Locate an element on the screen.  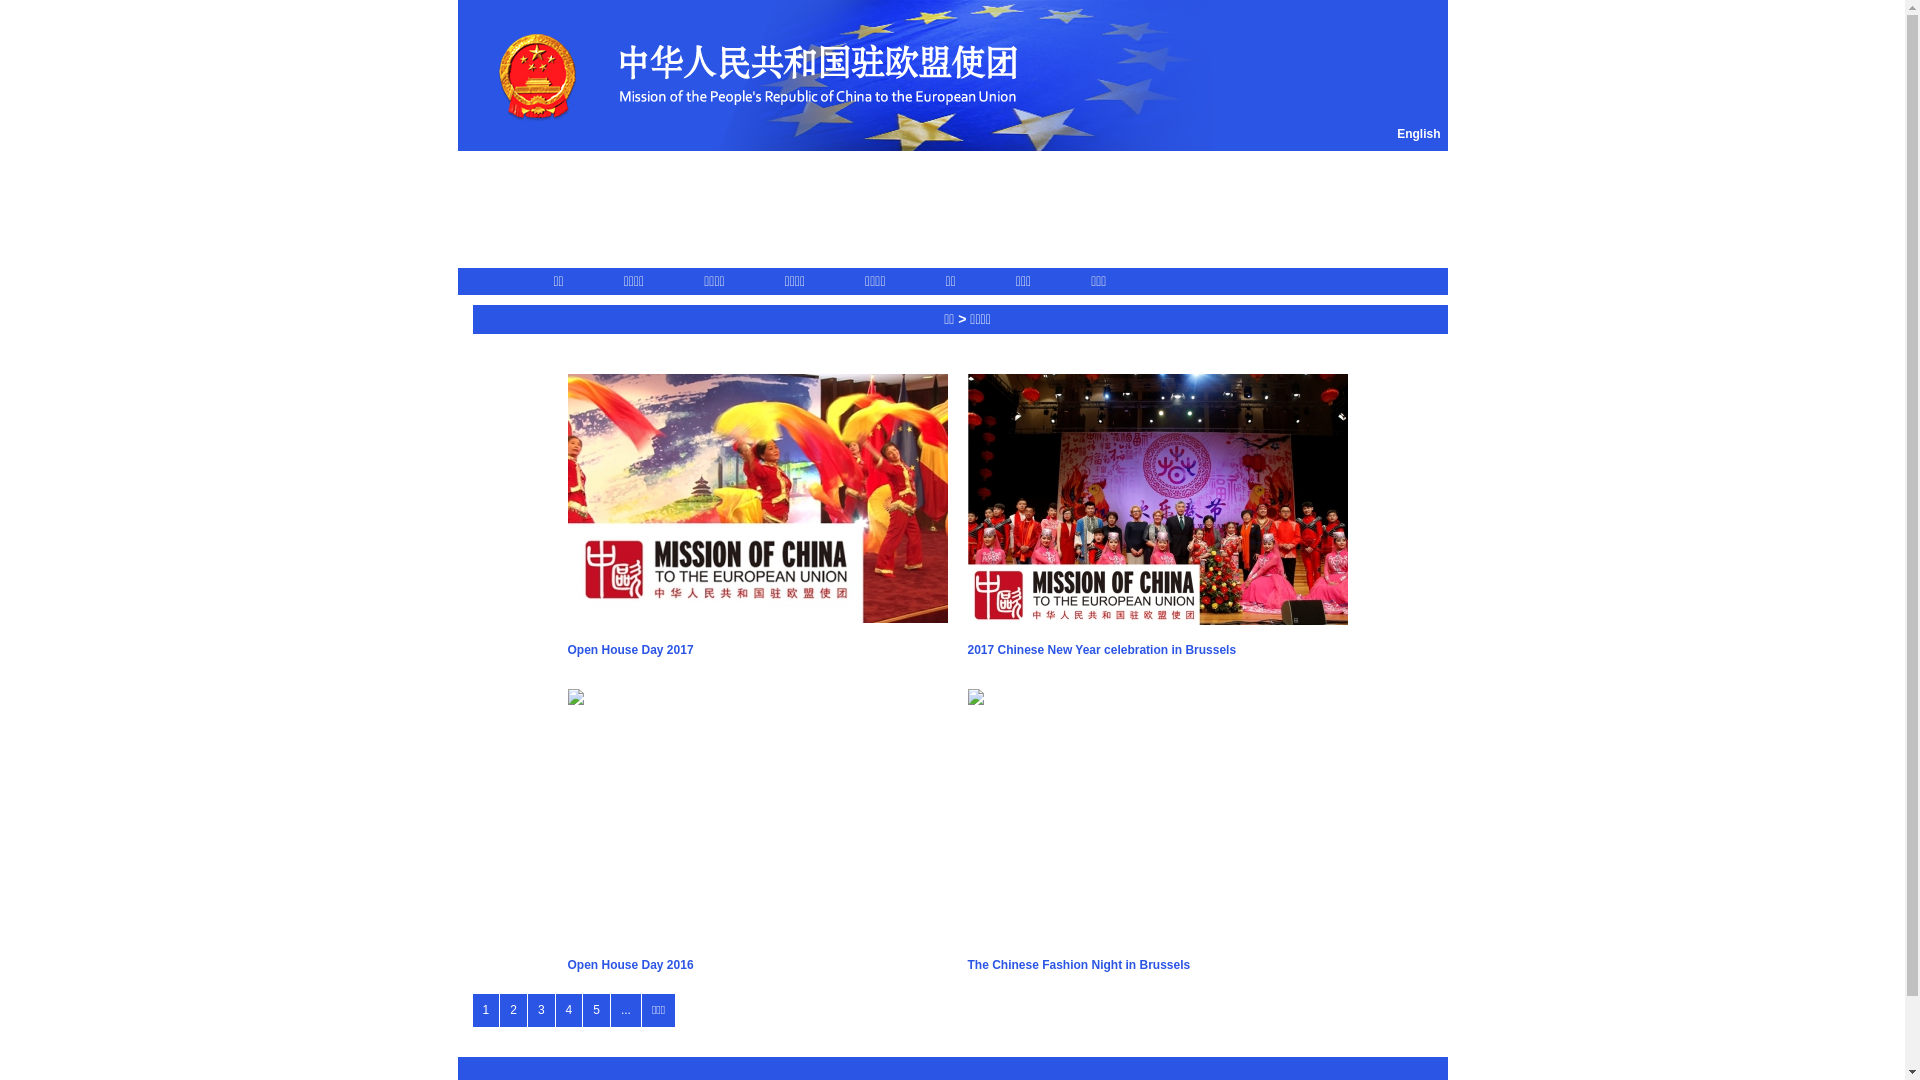
'4' is located at coordinates (568, 1010).